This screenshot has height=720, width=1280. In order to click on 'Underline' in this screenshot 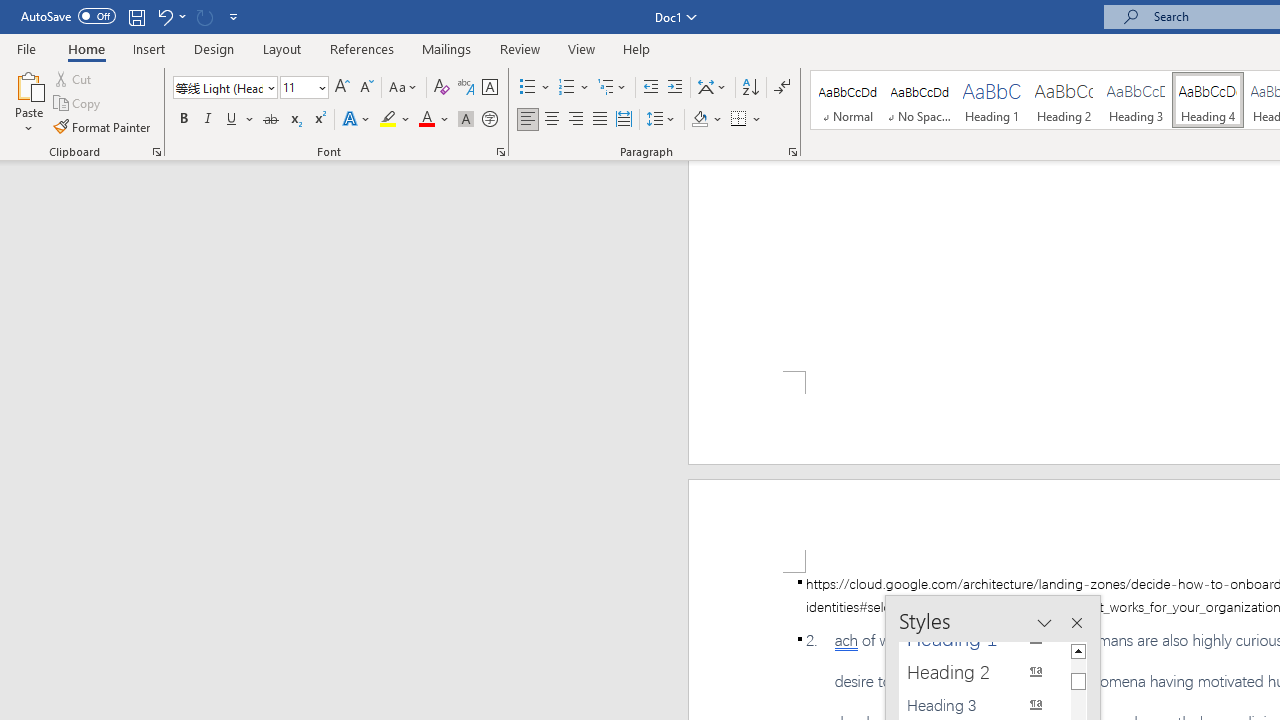, I will do `click(232, 119)`.